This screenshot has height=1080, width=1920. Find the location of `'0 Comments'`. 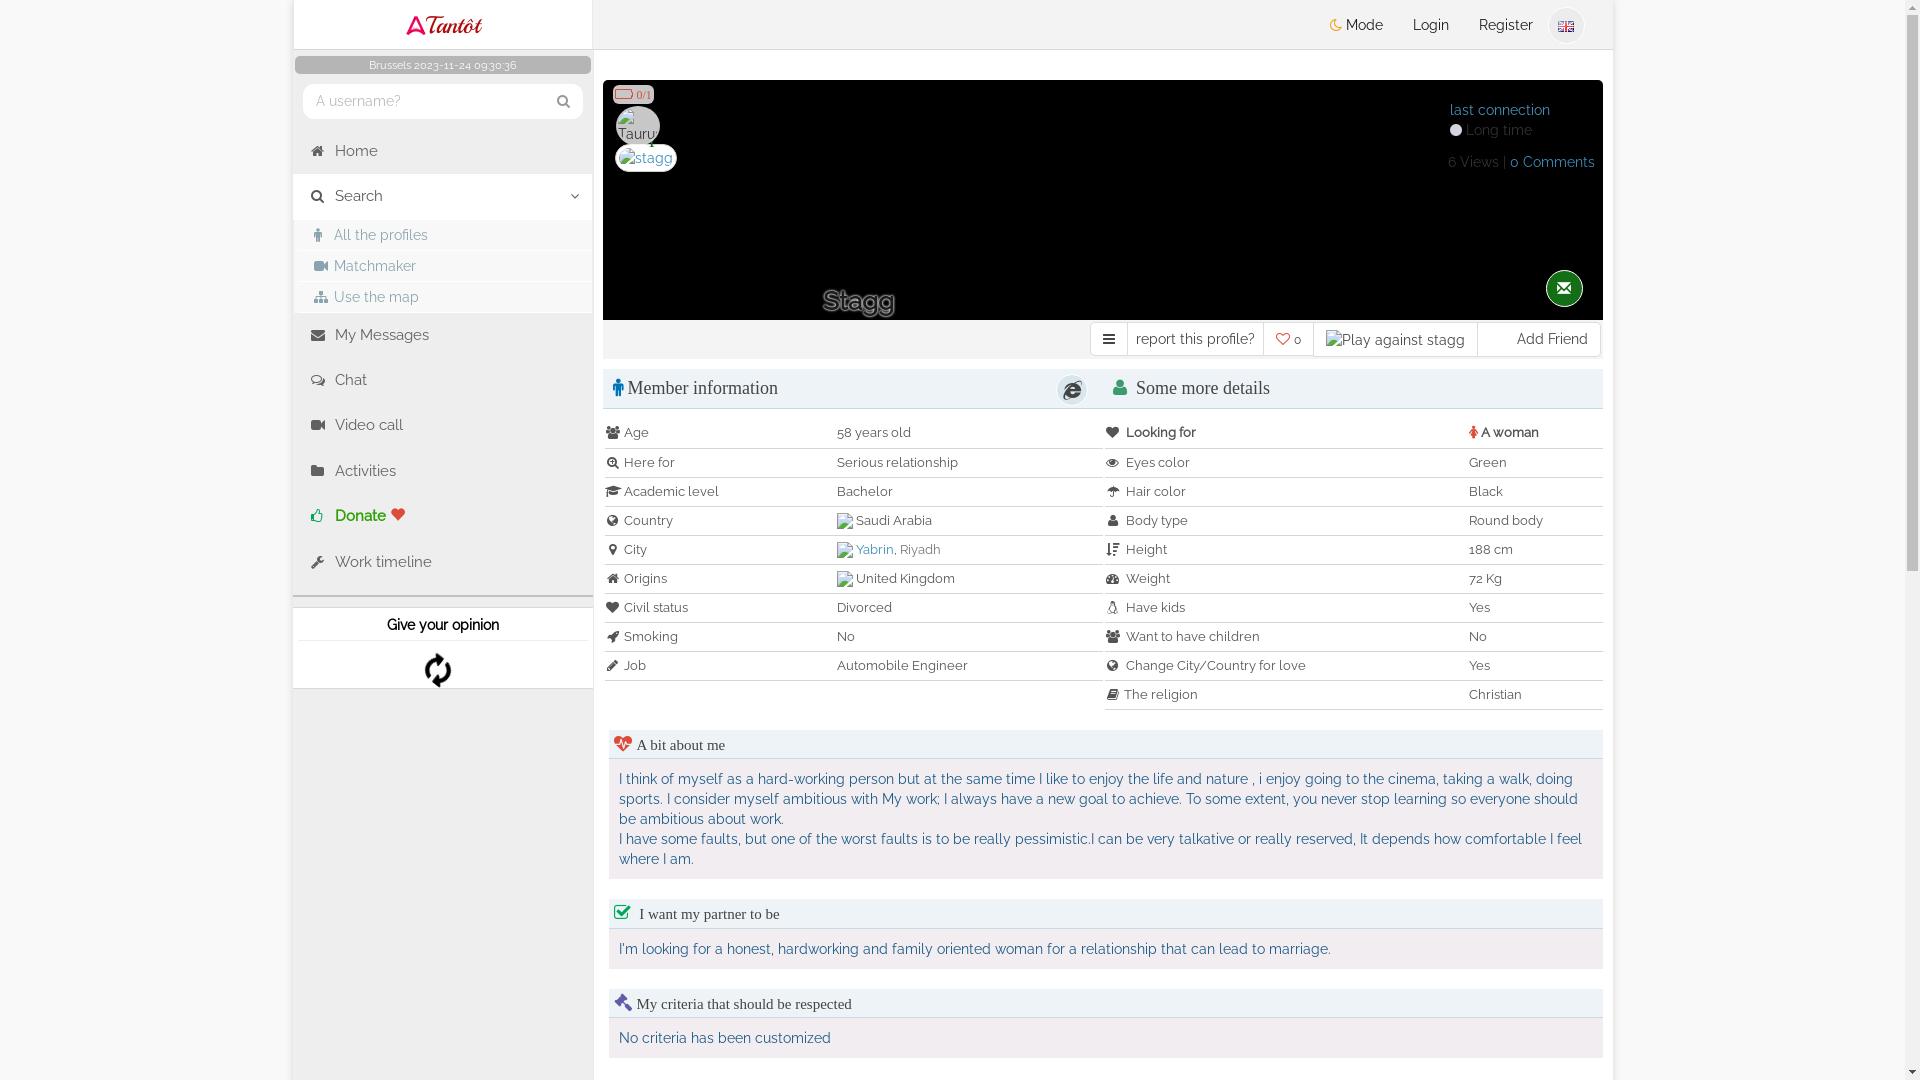

'0 Comments' is located at coordinates (1551, 161).